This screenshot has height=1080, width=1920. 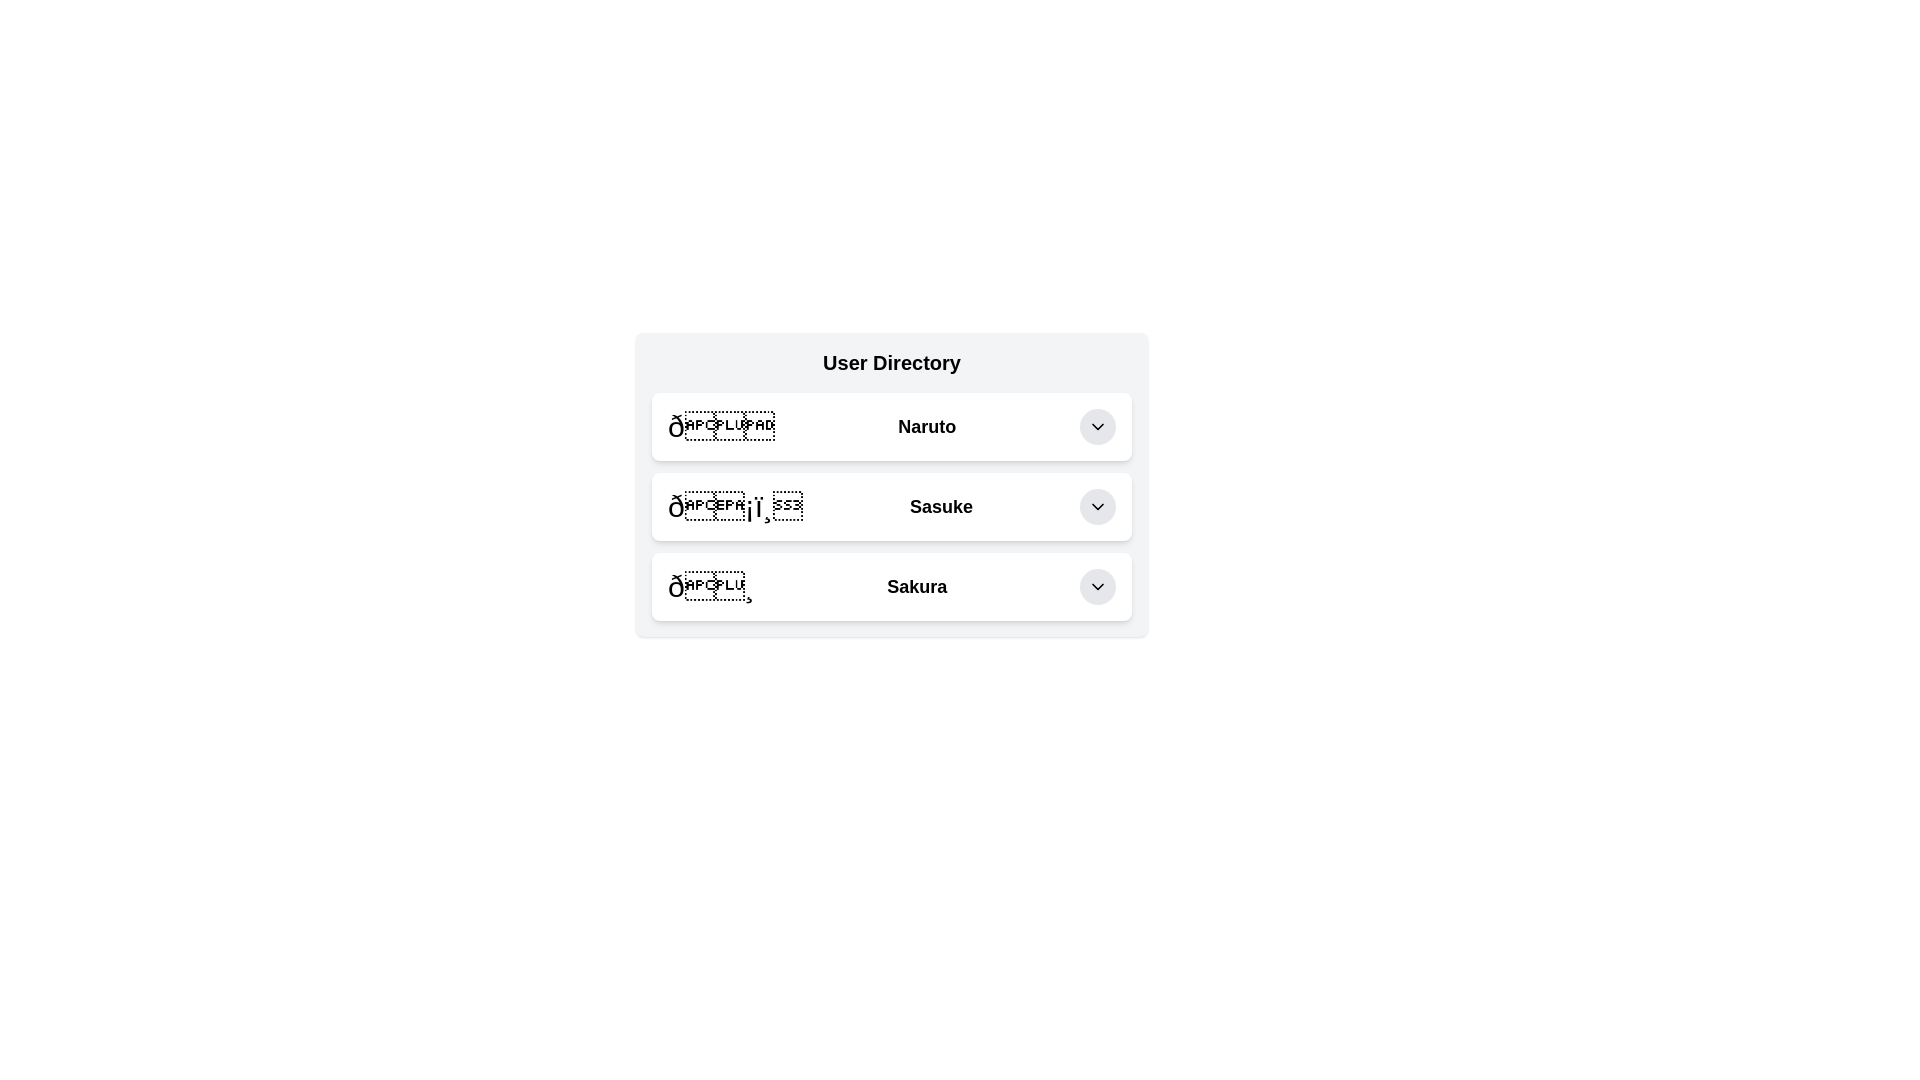 I want to click on the static text display element showing the name 'Sasuke' in bold style, located in the second row of the 'User Directory' interface, so click(x=940, y=505).